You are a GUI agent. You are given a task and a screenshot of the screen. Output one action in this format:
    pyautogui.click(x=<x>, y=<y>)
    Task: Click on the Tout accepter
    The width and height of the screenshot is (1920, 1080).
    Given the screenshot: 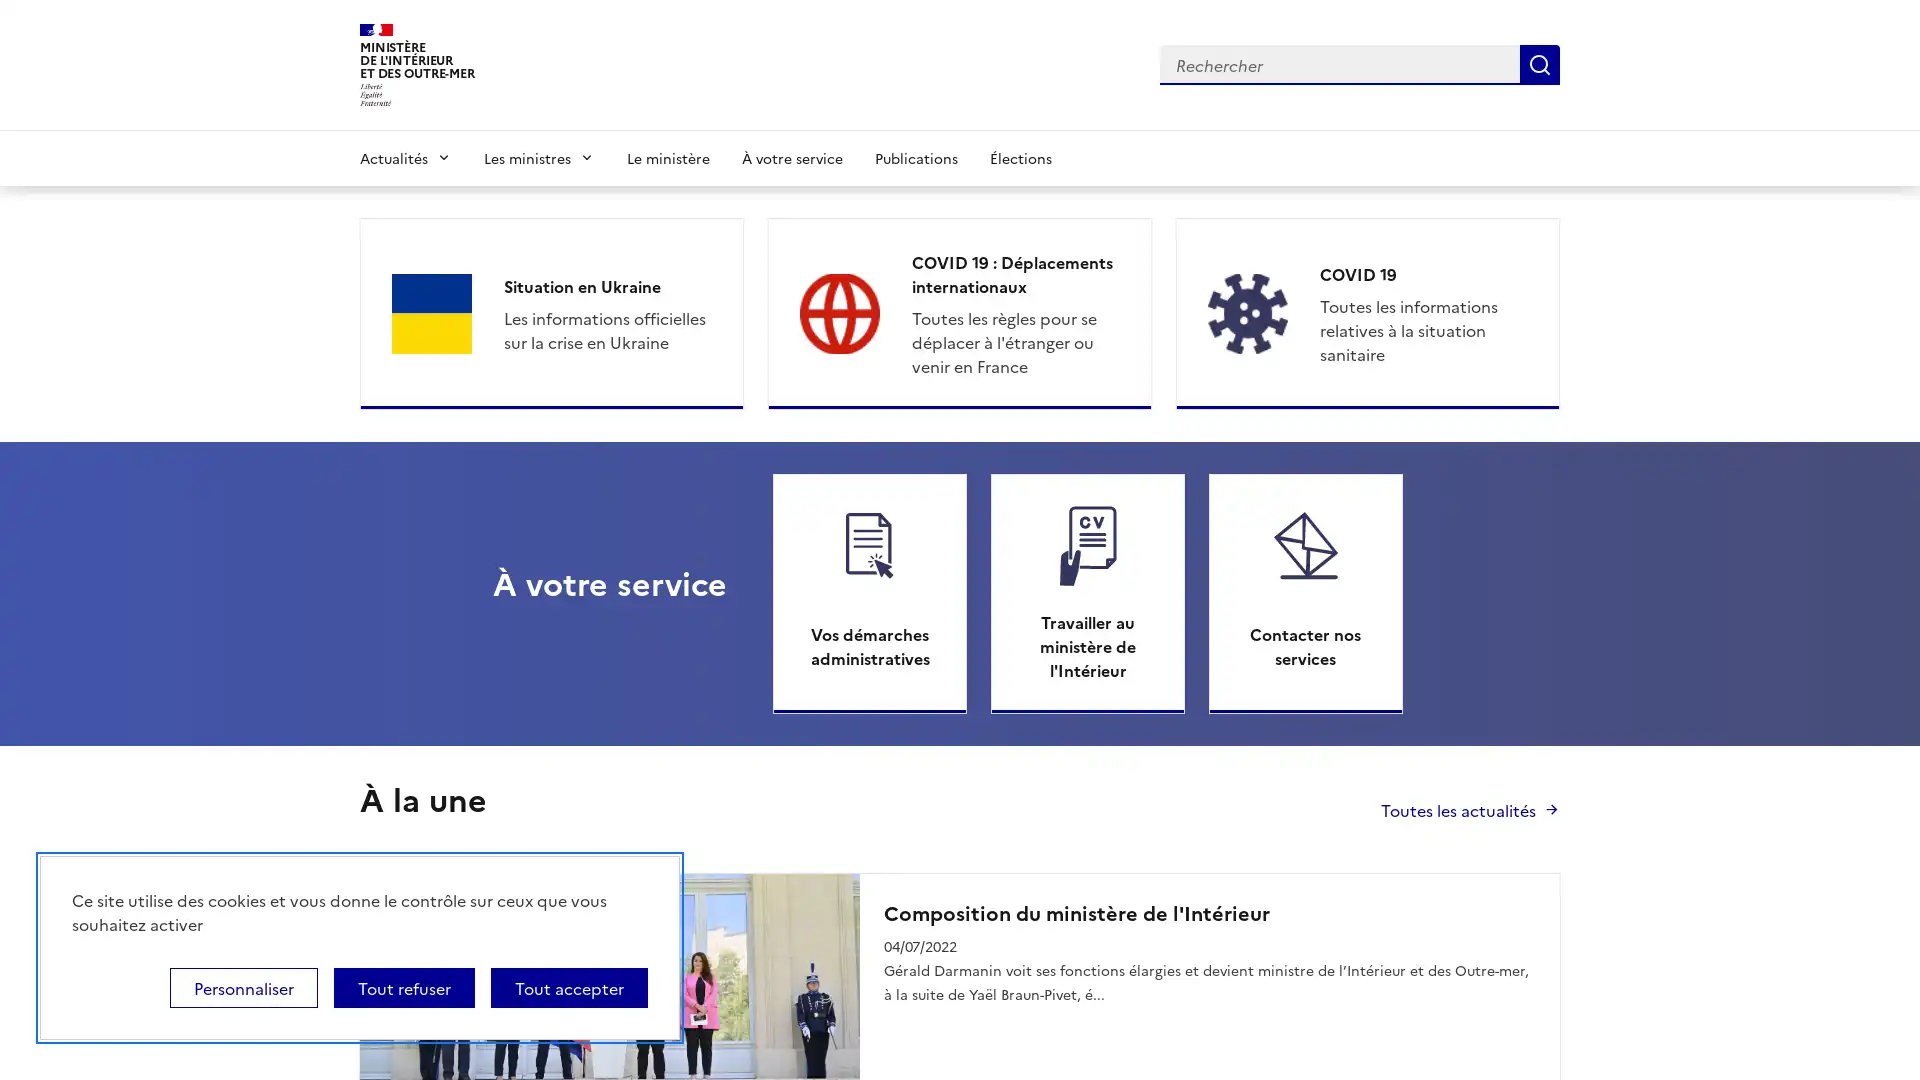 What is the action you would take?
    pyautogui.click(x=568, y=986)
    